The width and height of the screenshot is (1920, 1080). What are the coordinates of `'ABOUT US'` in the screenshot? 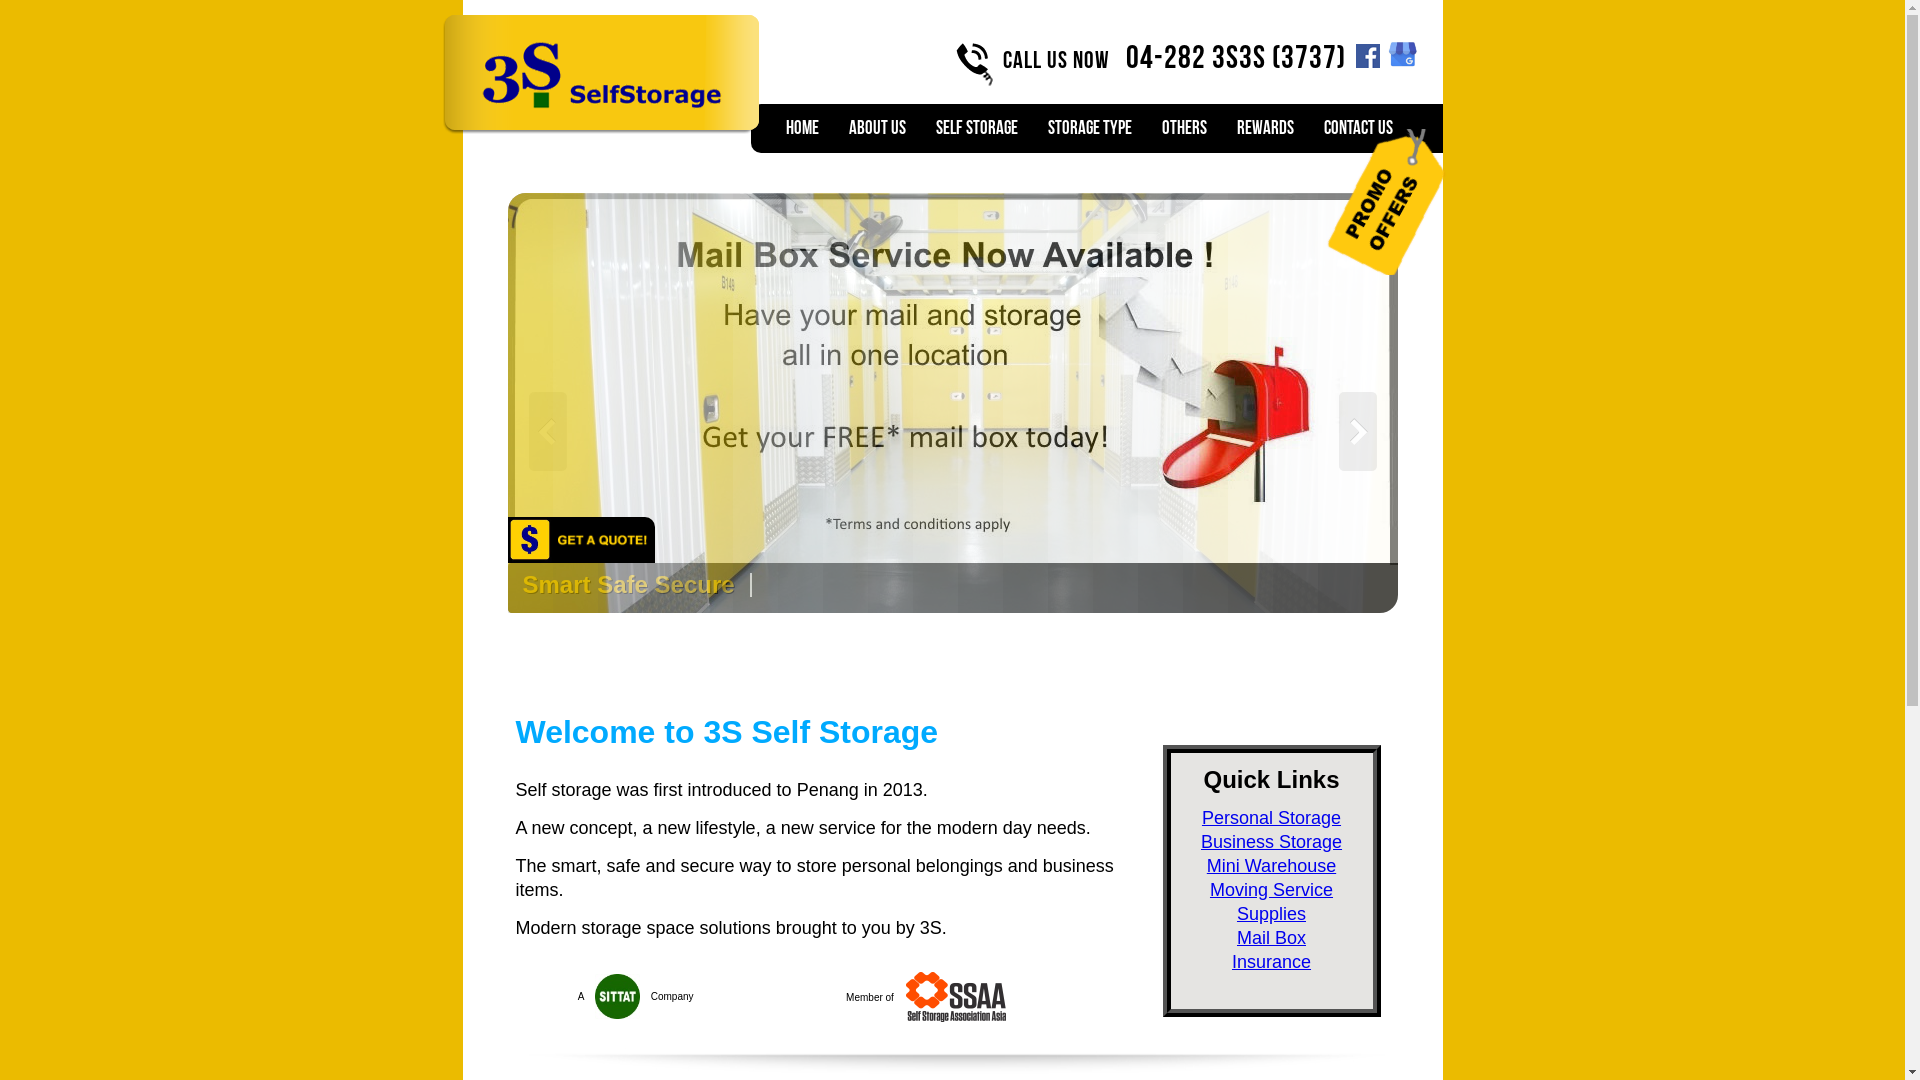 It's located at (876, 128).